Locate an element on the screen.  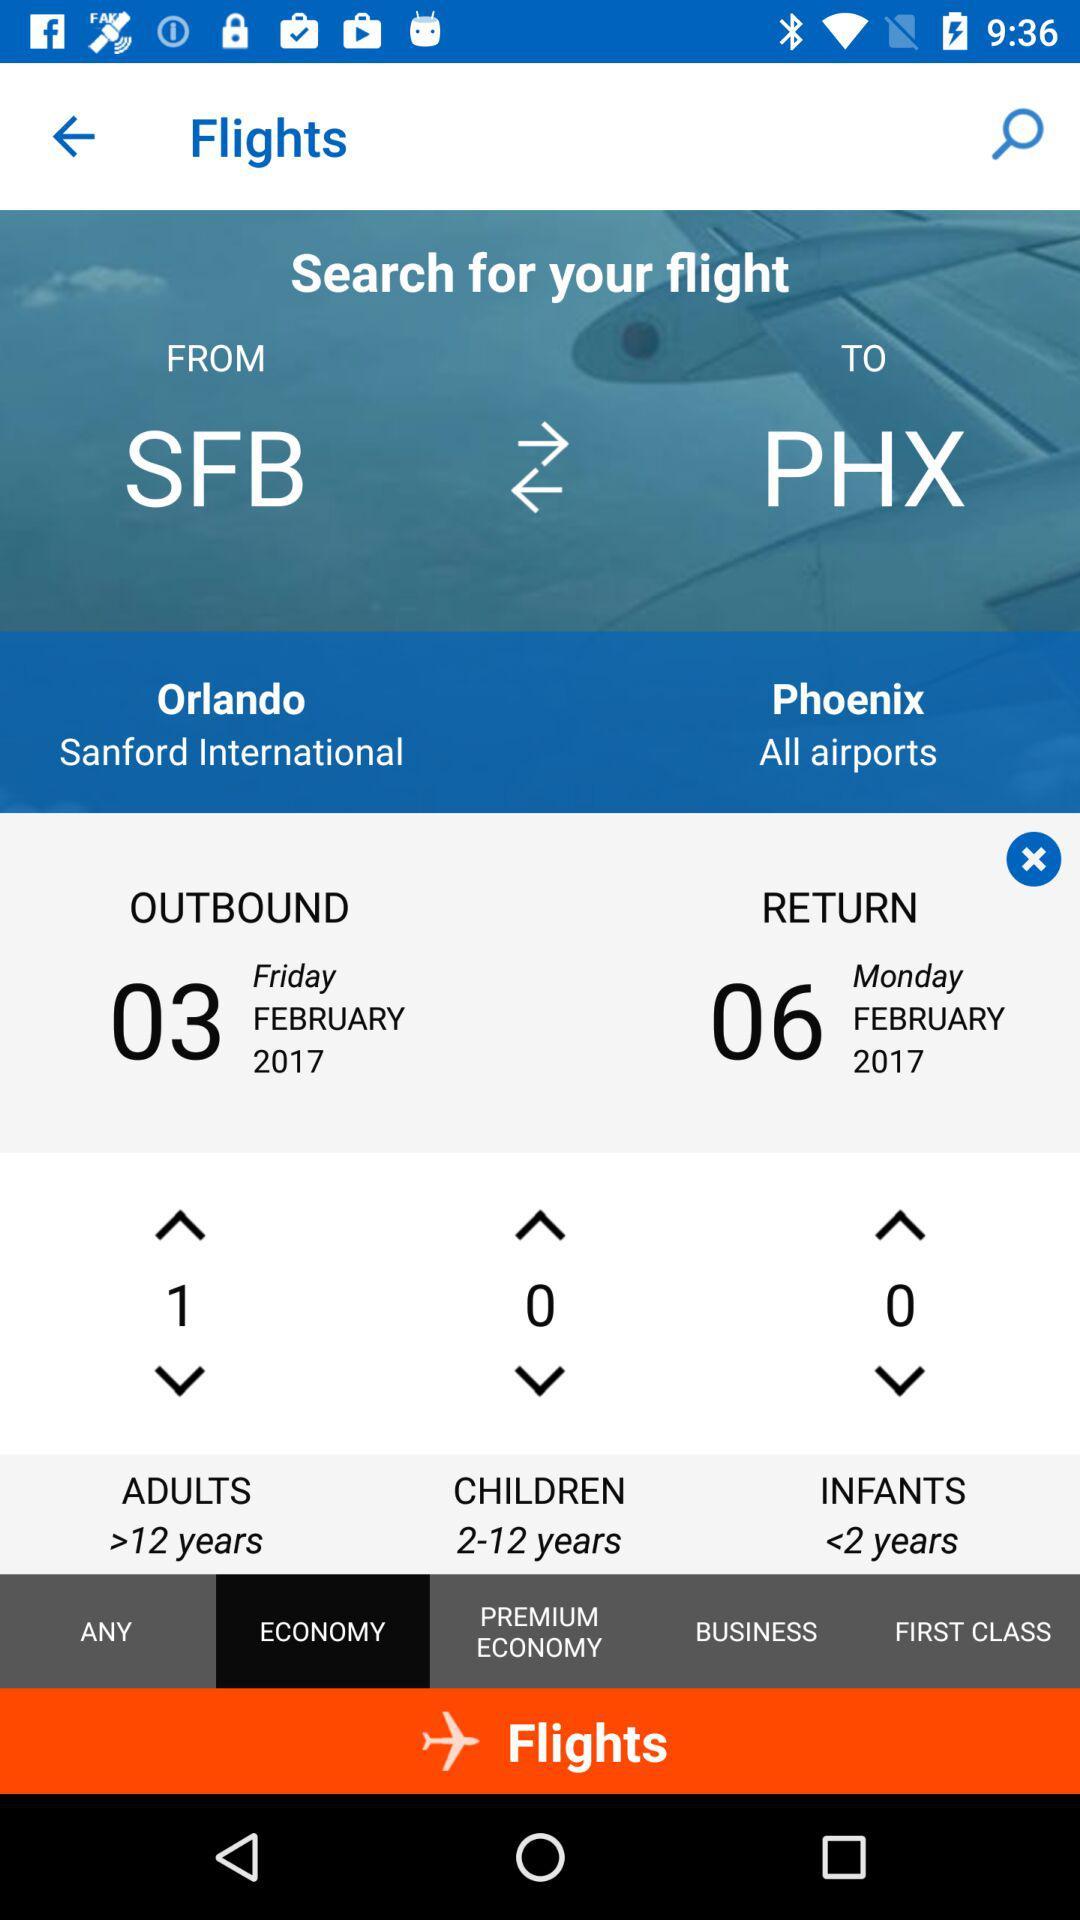
an adult is located at coordinates (180, 1224).